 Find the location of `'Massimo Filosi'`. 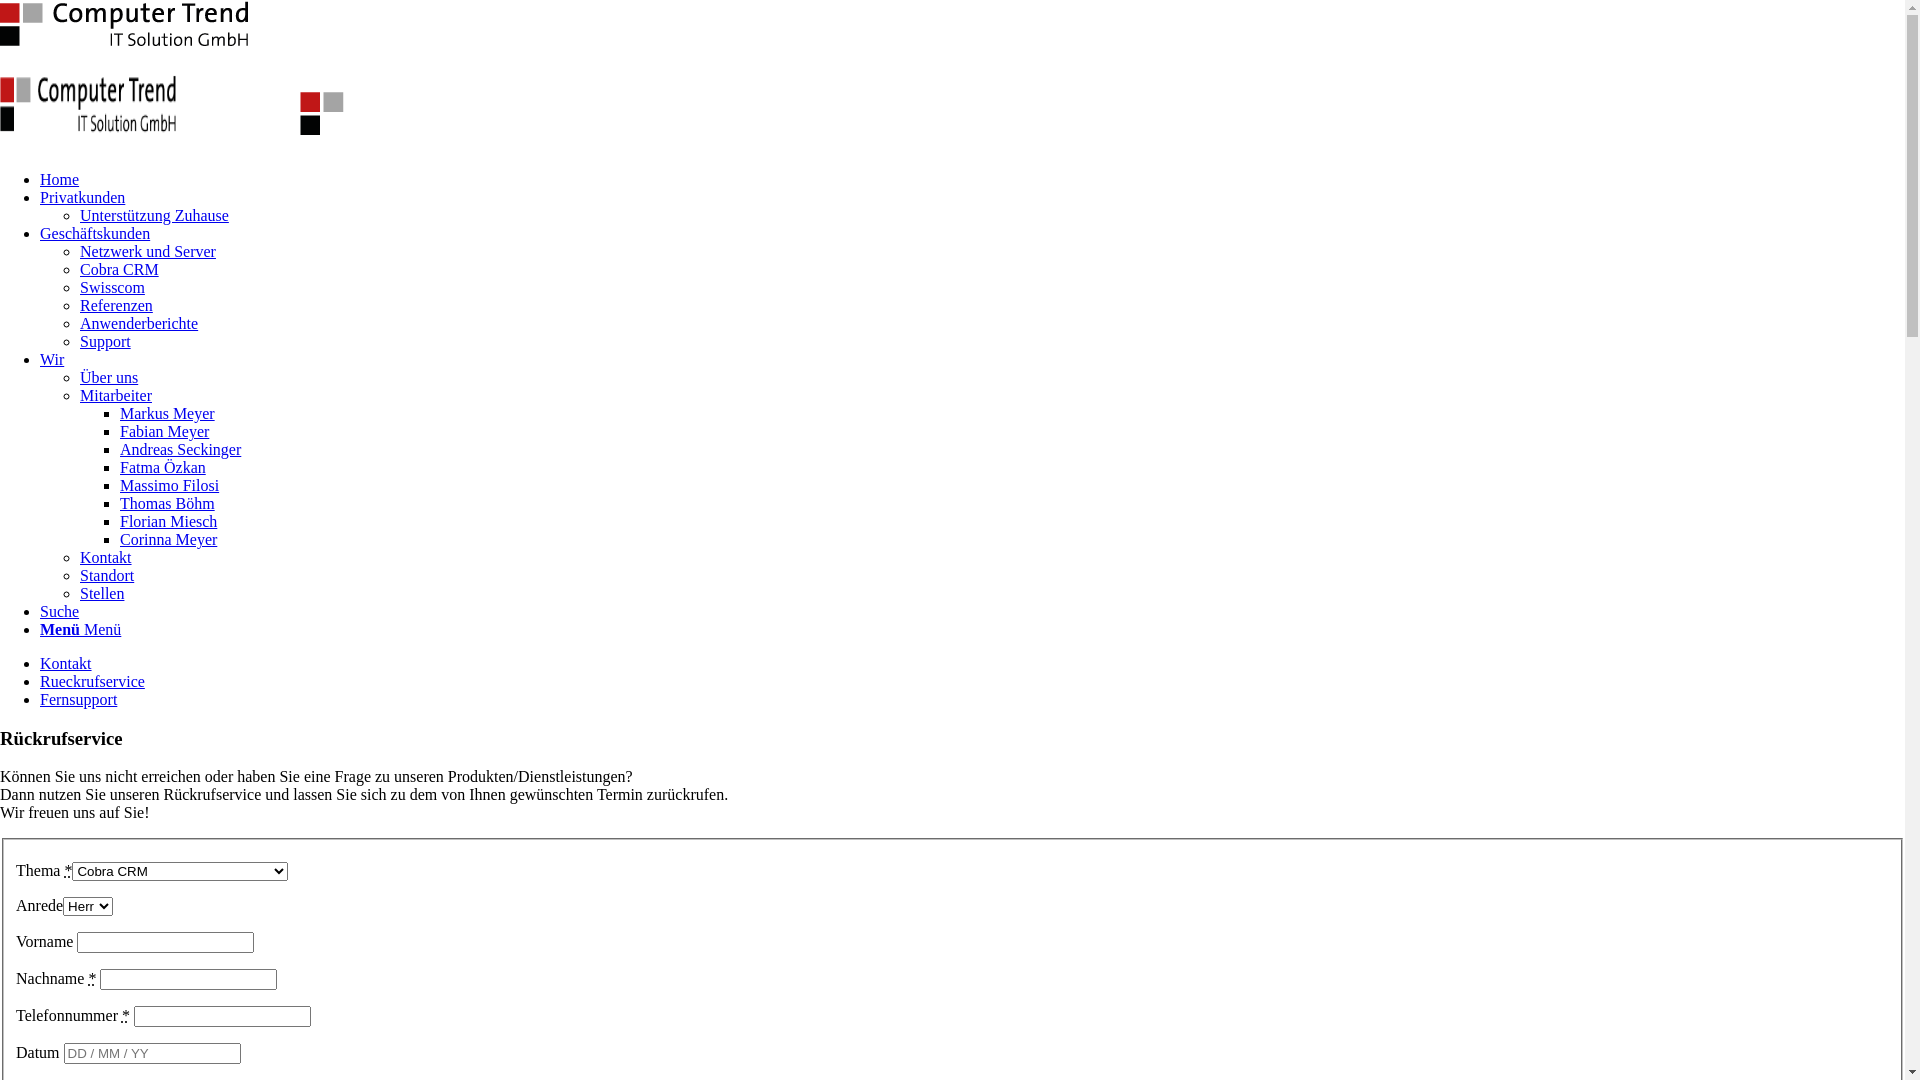

'Massimo Filosi' is located at coordinates (169, 485).